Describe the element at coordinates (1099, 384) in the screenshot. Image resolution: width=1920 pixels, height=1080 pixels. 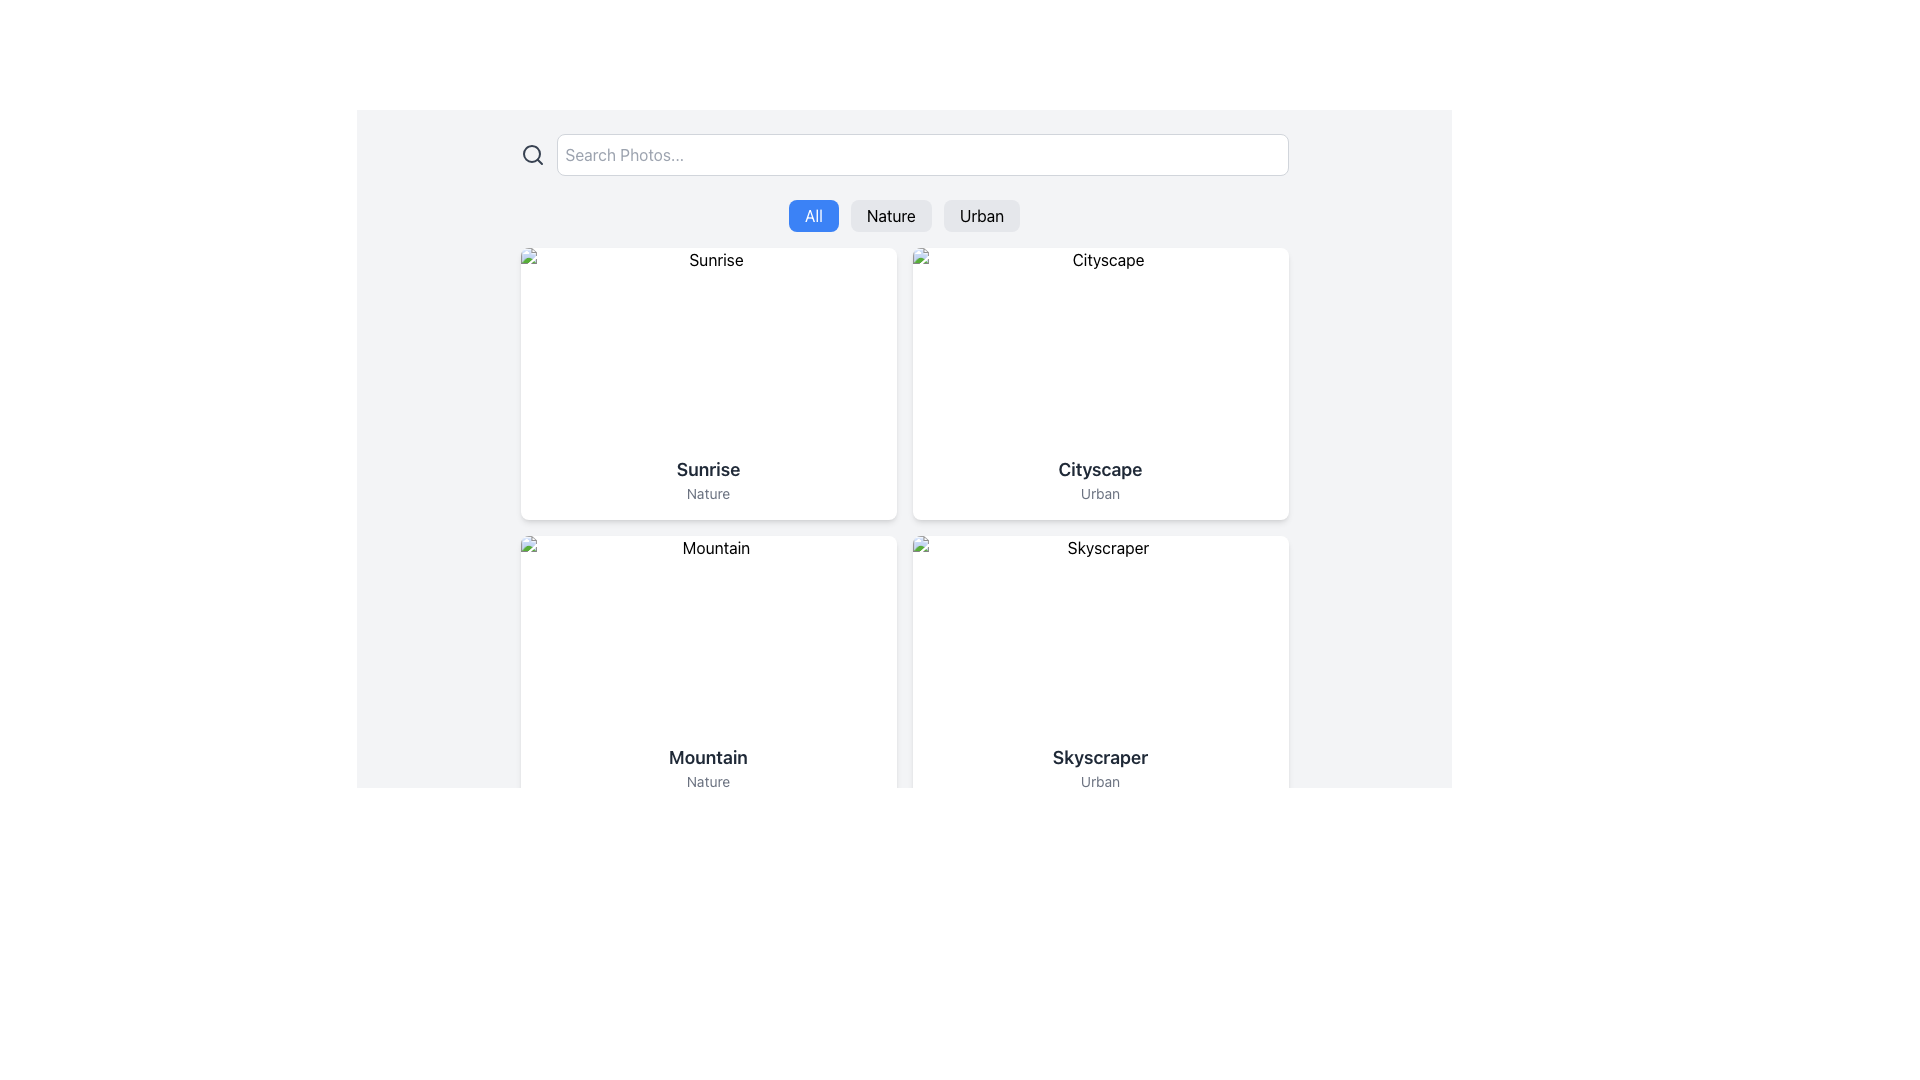
I see `the card labeled 'Cityscape'` at that location.